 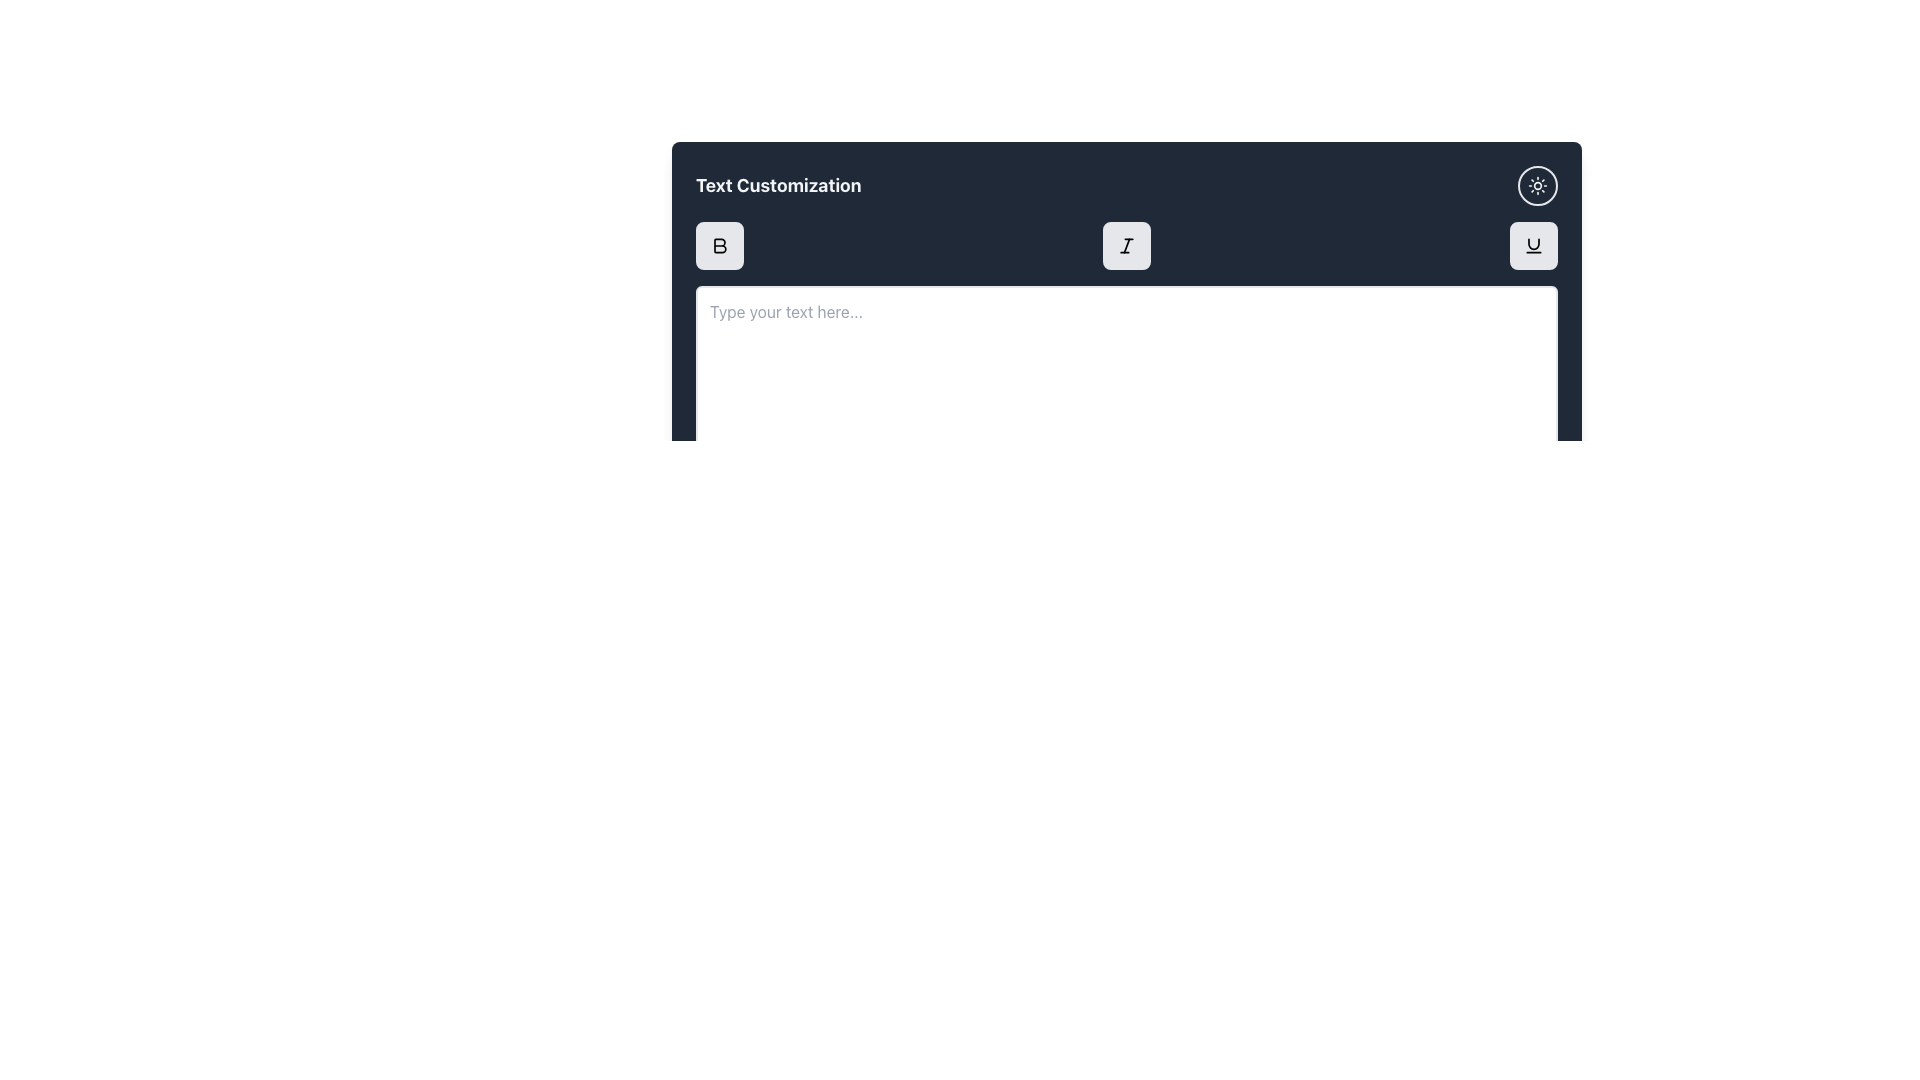 I want to click on the underline icon located in the upper-right corner of the text customization toolbar, so click(x=1533, y=245).